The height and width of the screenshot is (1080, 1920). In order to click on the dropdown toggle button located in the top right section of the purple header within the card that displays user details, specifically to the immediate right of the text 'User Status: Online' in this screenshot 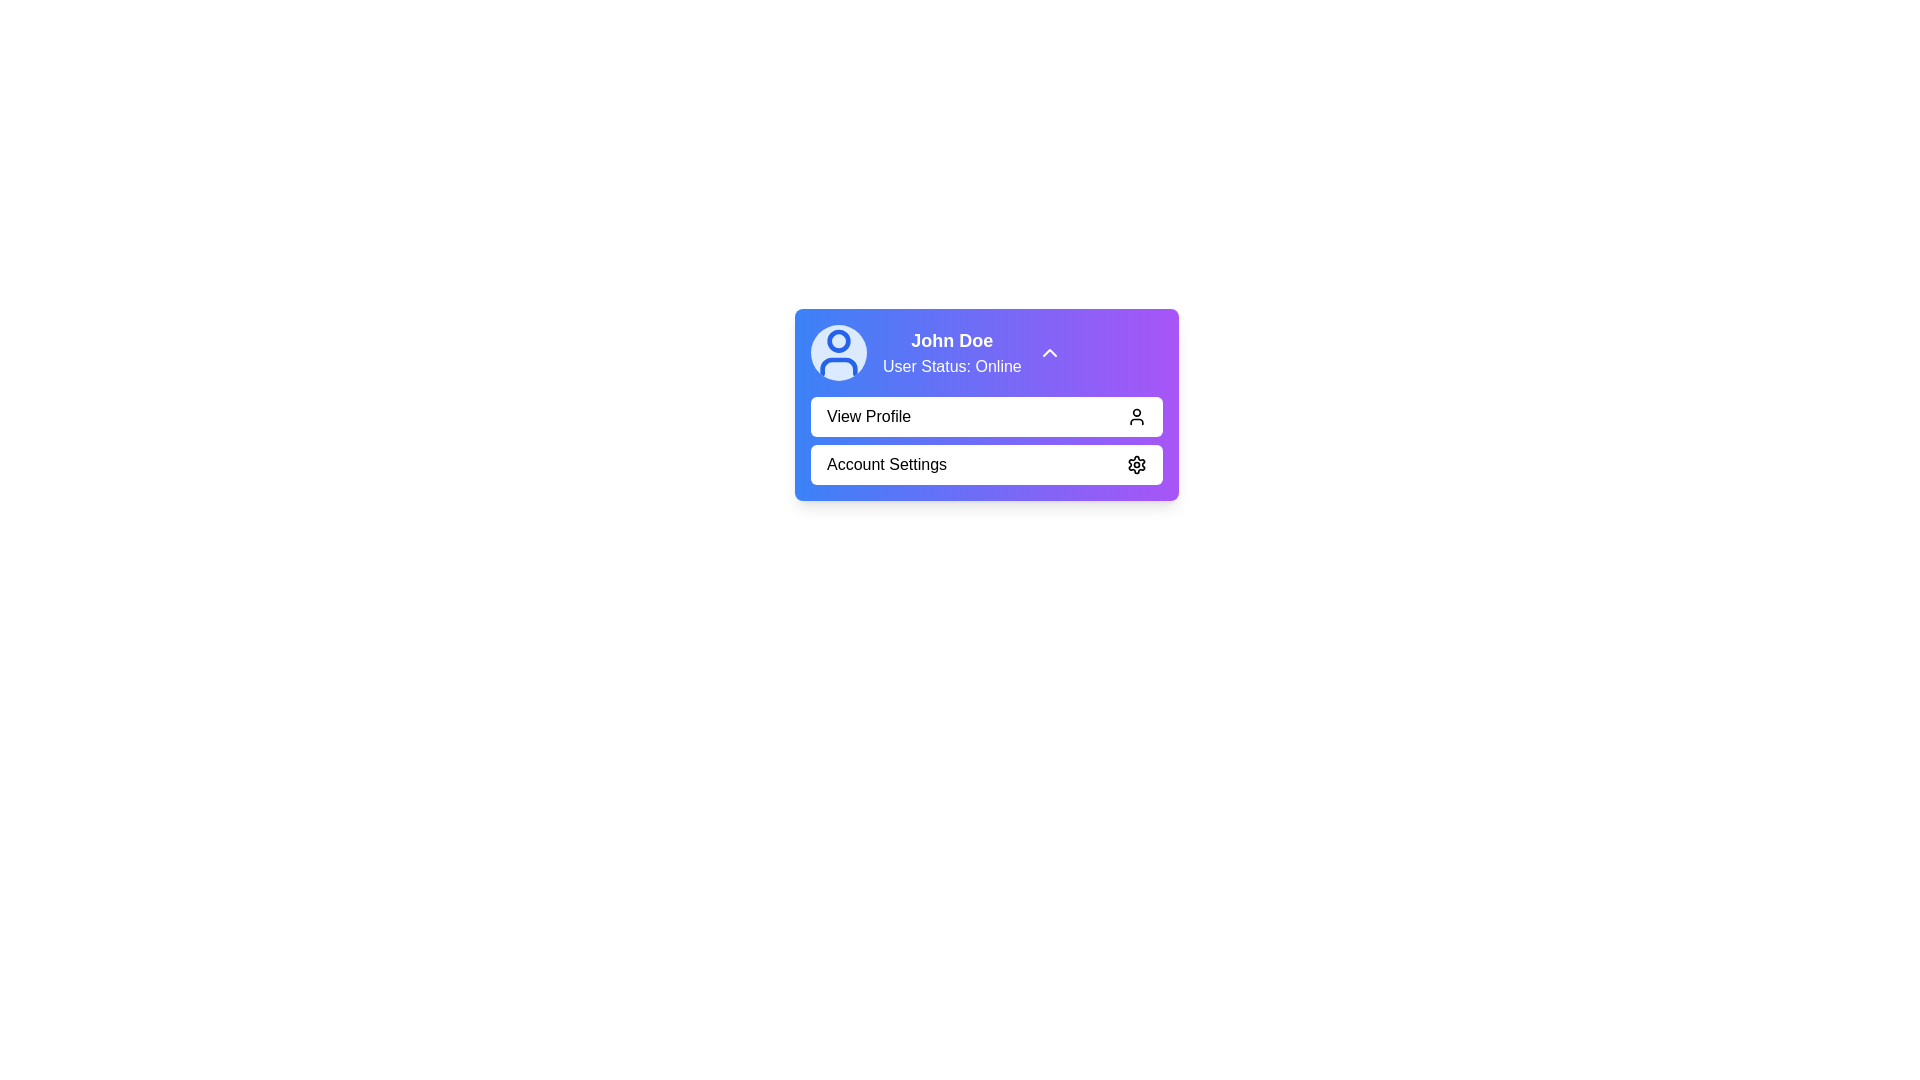, I will do `click(1048, 352)`.